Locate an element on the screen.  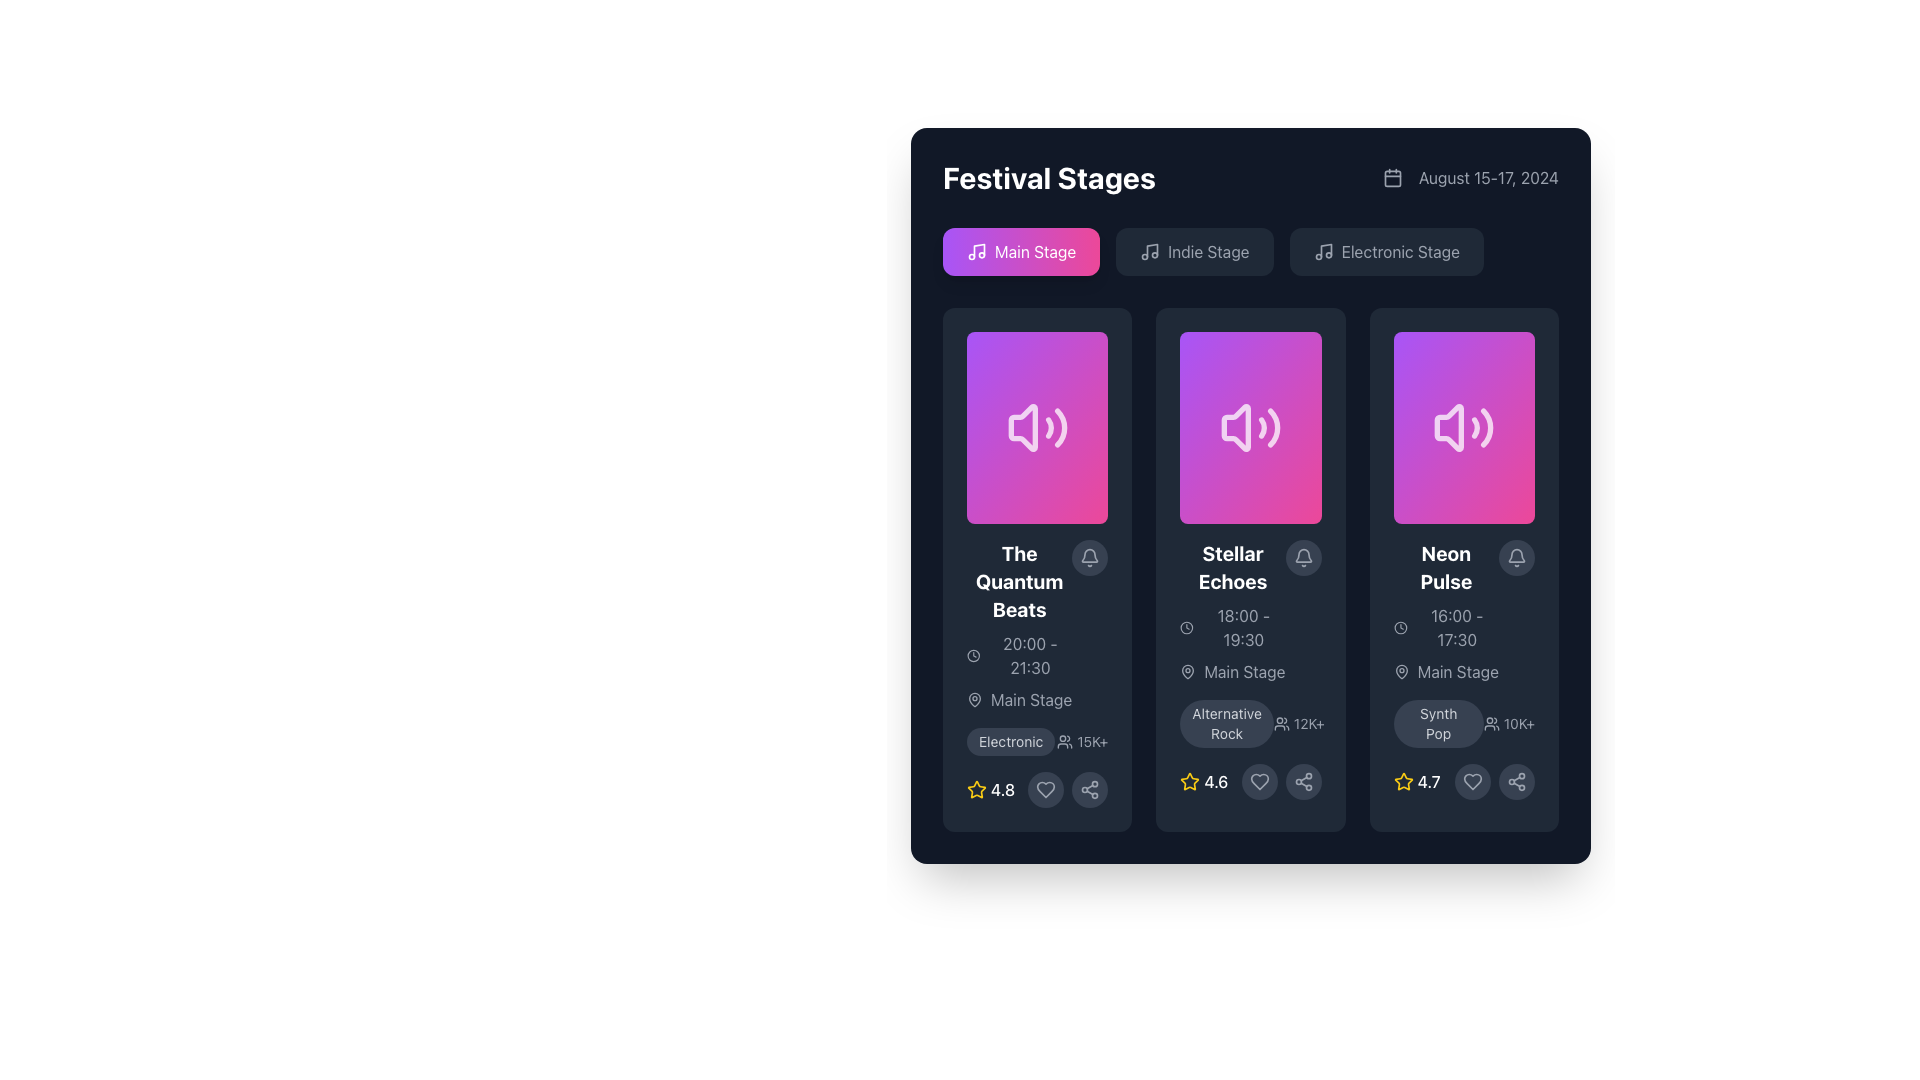
the outlined heart icon button located at the bottom center of the 'Neon Pulse' box is located at coordinates (1473, 781).